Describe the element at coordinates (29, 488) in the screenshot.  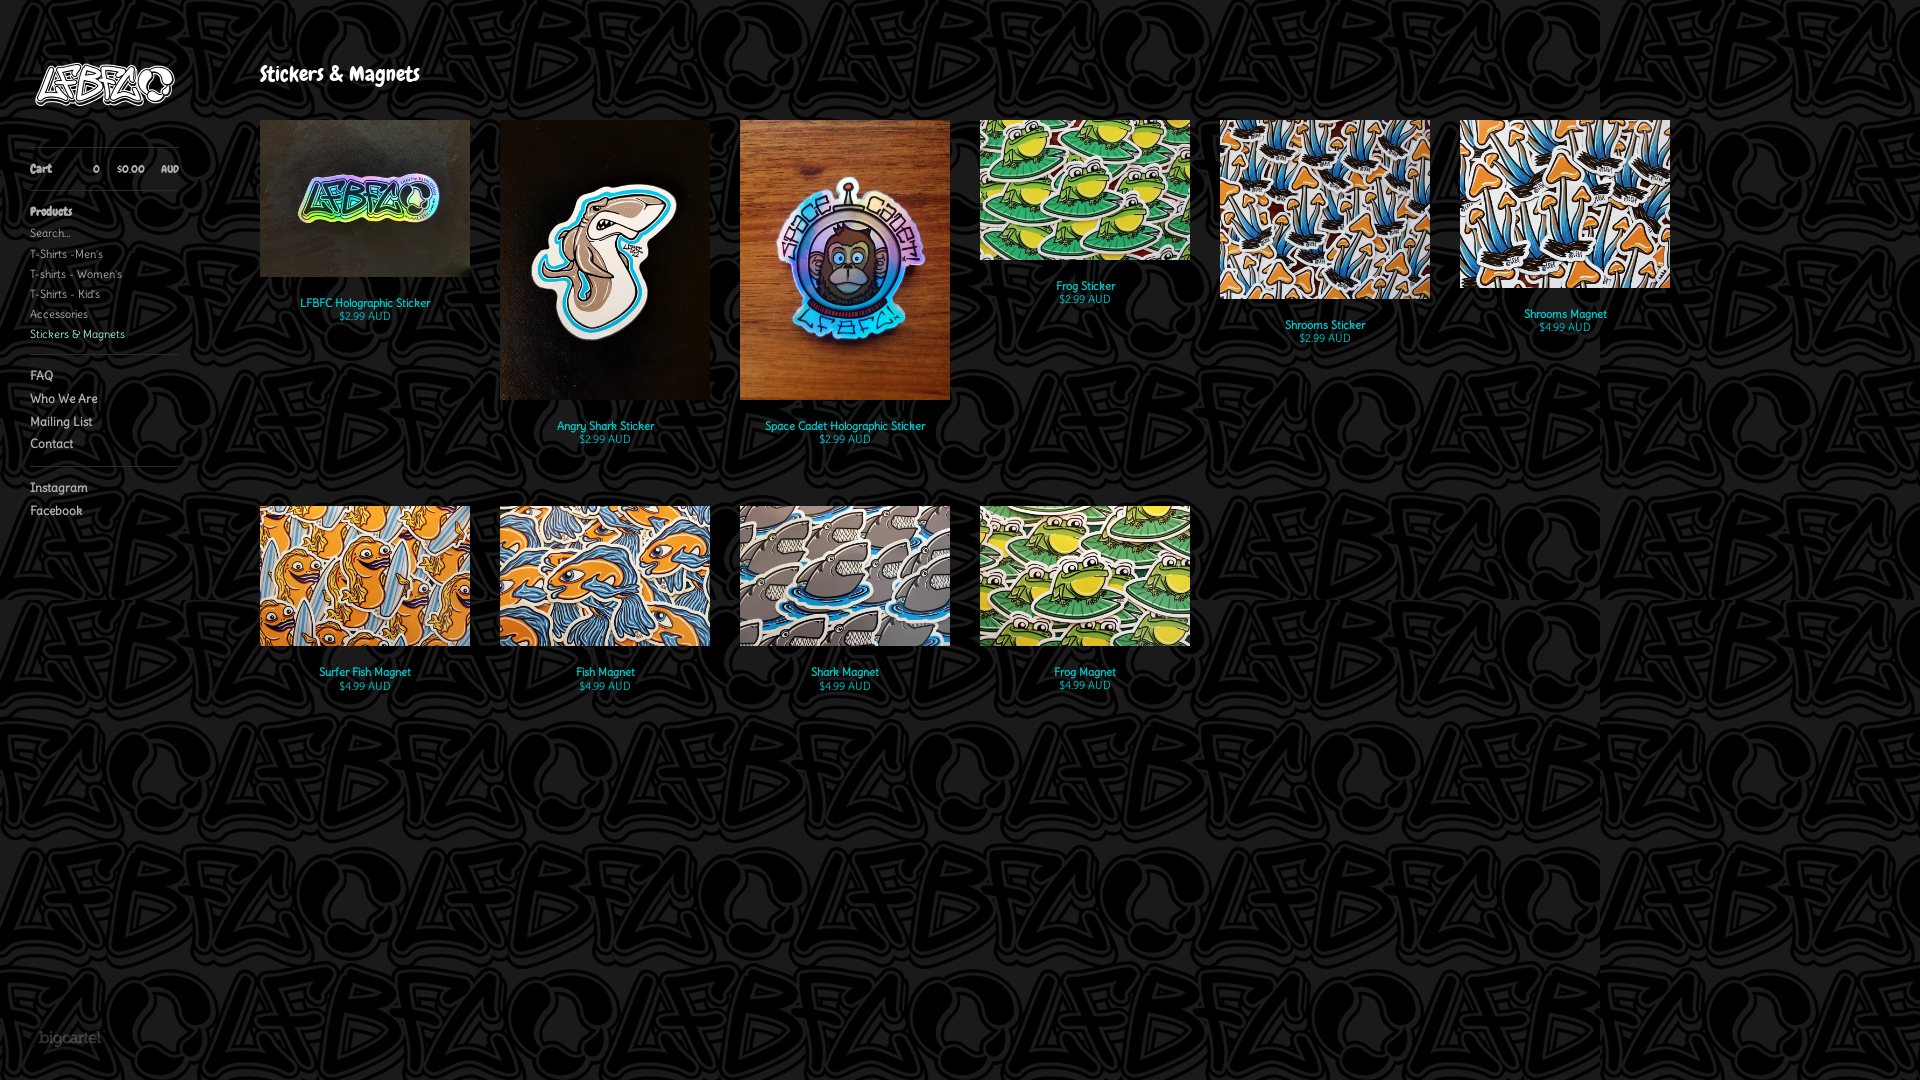
I see `'Instagram'` at that location.